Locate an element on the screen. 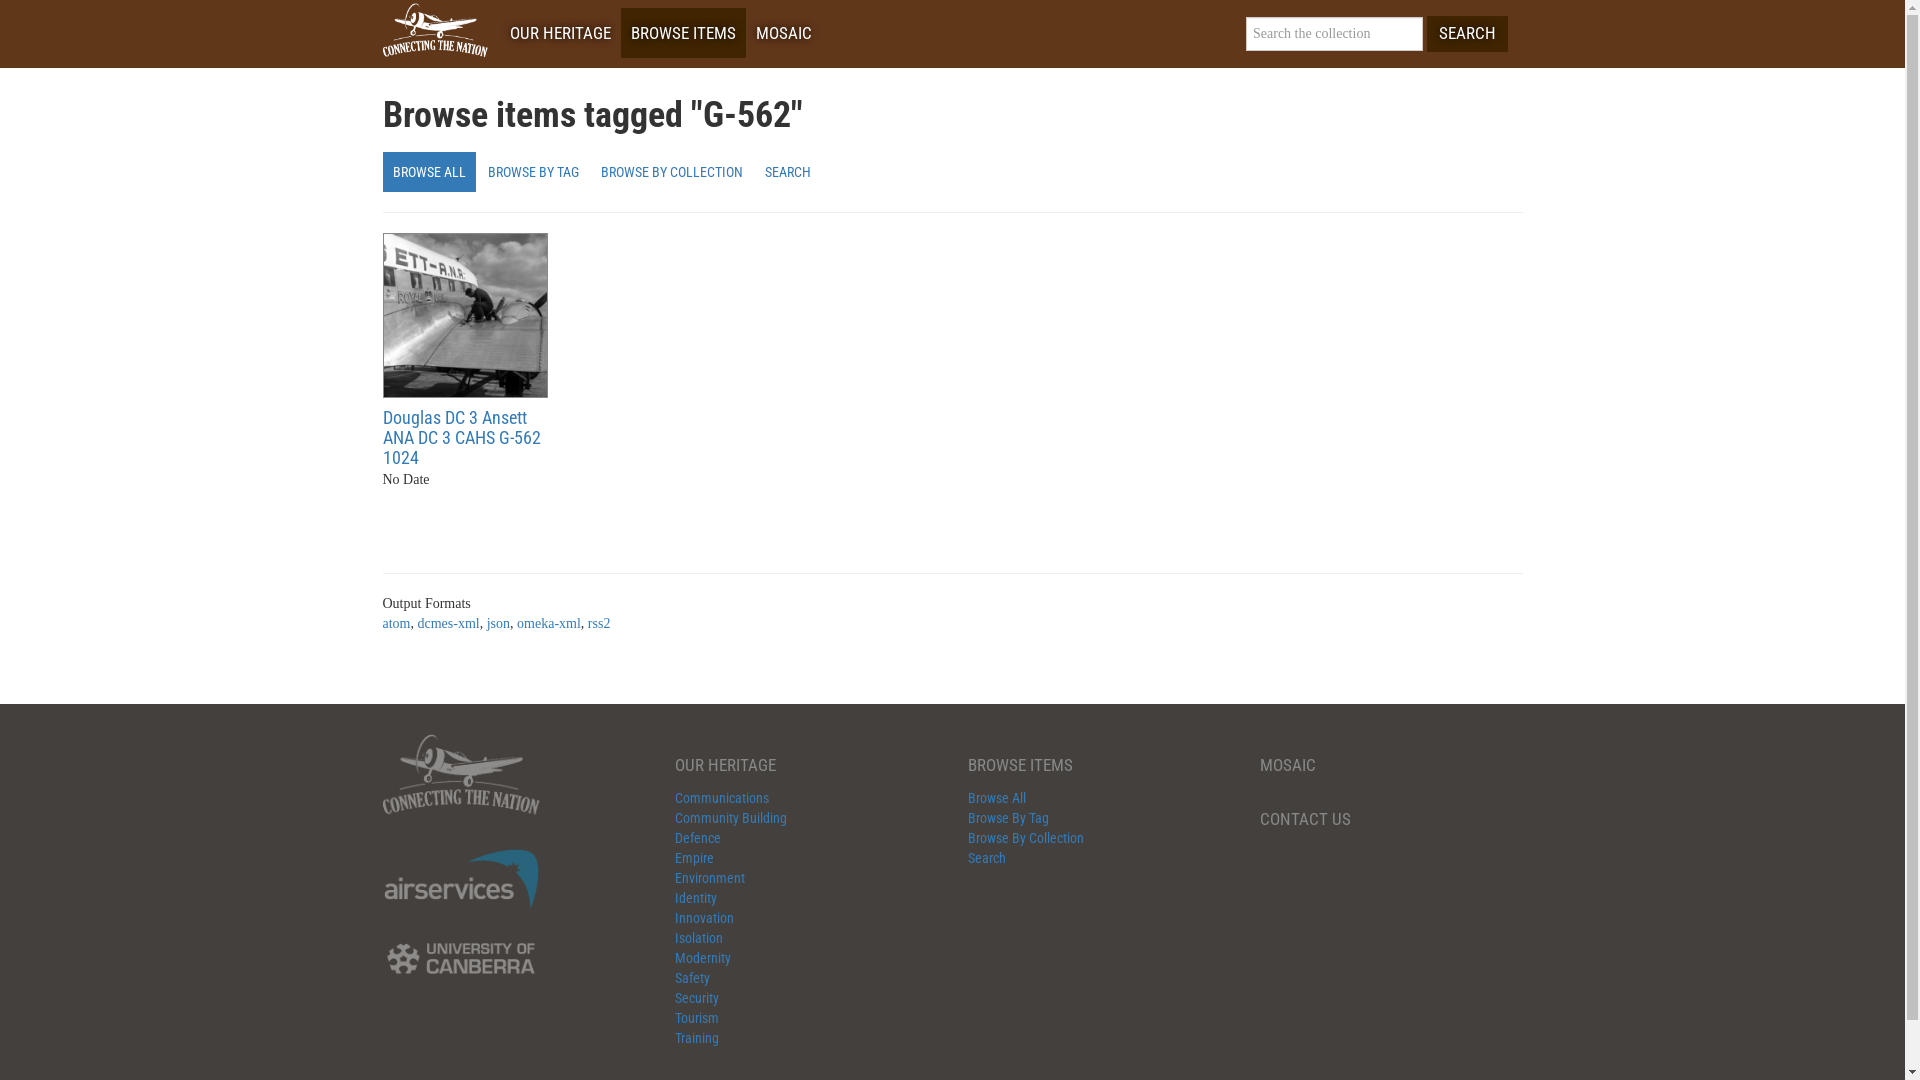  'OUR HERITAGE' is located at coordinates (724, 764).